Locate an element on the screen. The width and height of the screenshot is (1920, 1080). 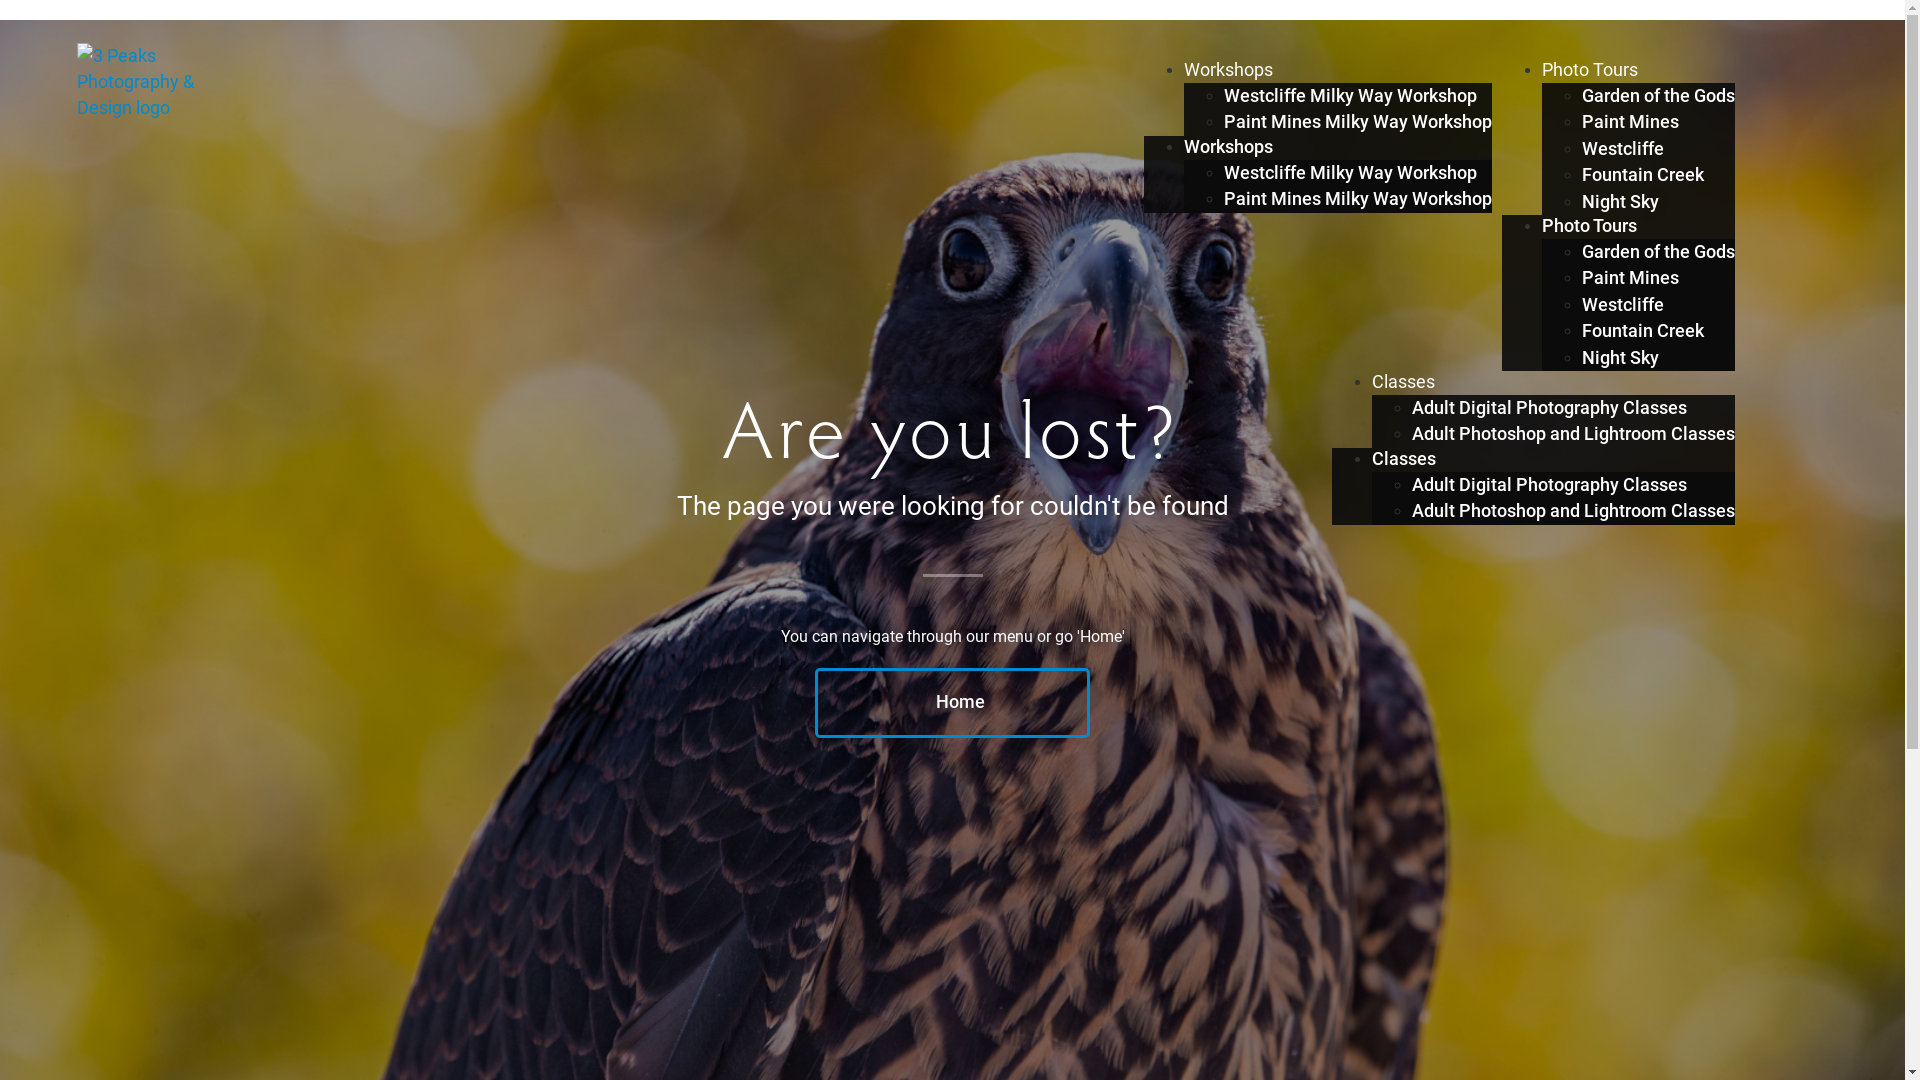
'Garden of the Gods' is located at coordinates (1658, 96).